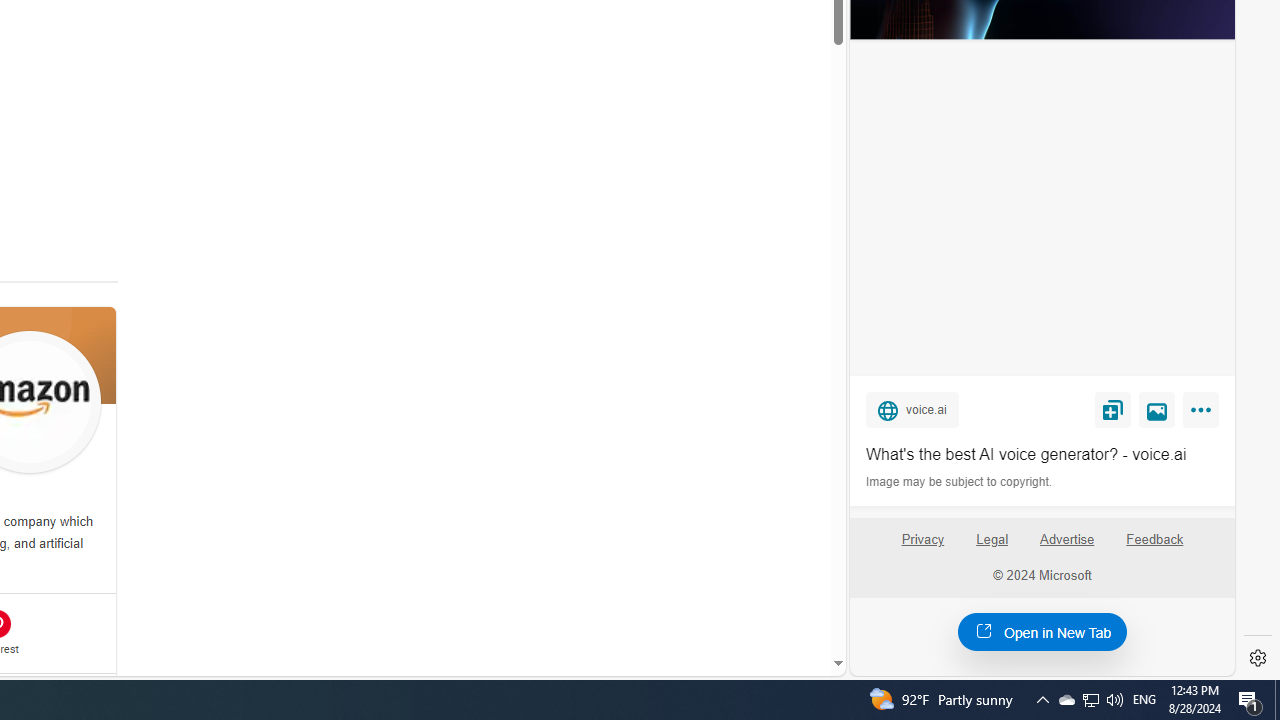 The width and height of the screenshot is (1280, 720). What do you see at coordinates (761, 602) in the screenshot?
I see `'AutomationID: mfa_root'` at bounding box center [761, 602].